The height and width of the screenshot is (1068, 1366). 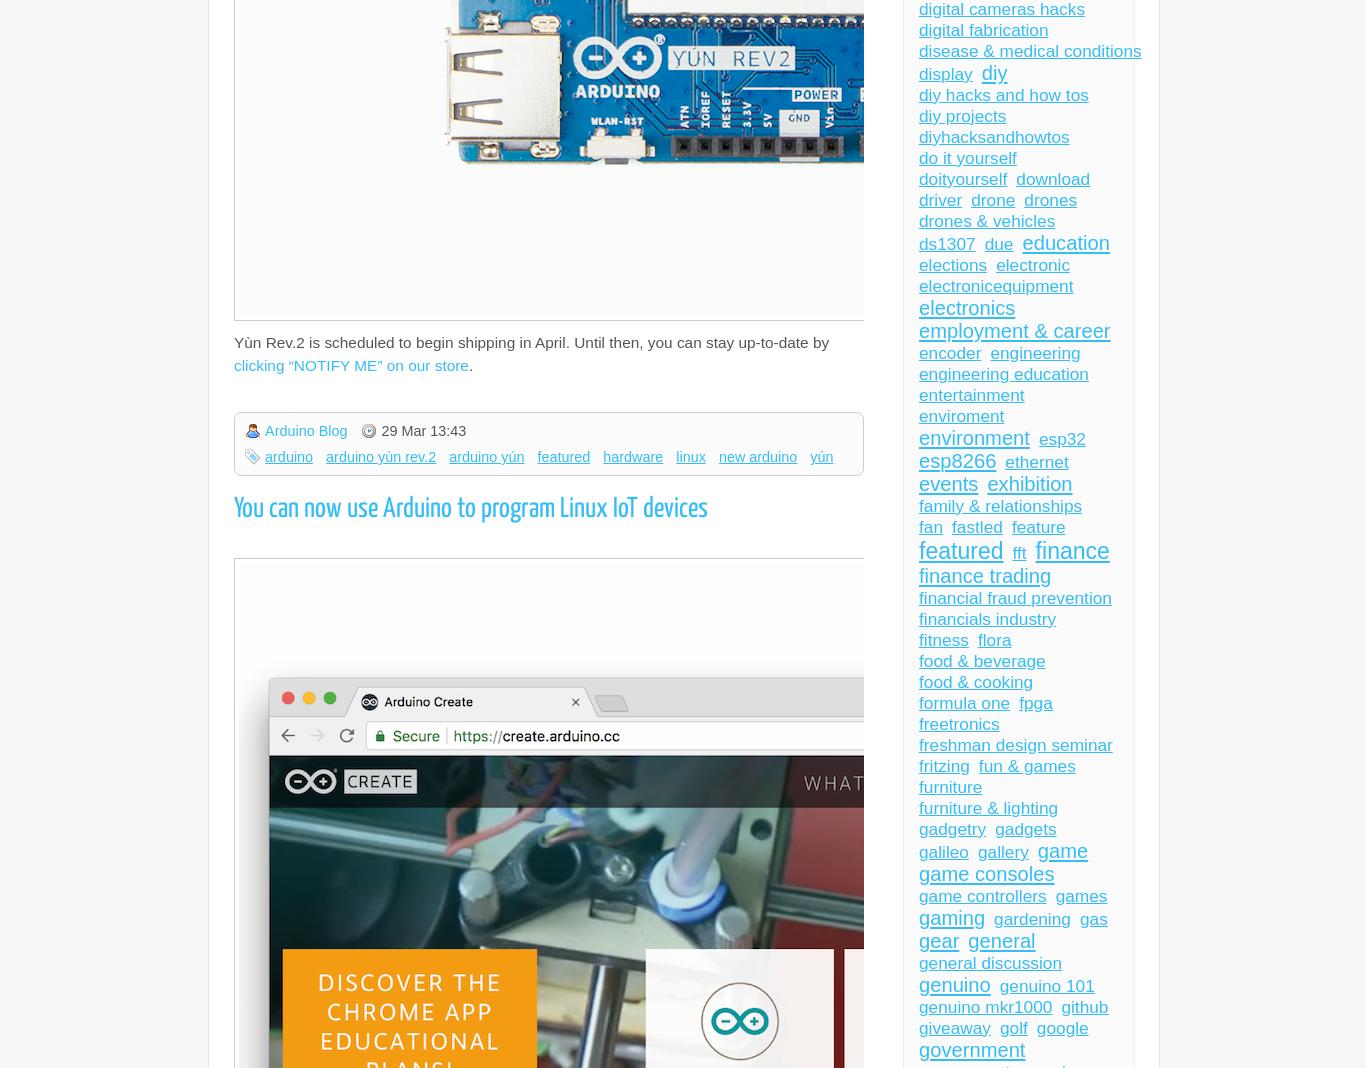 What do you see at coordinates (1091, 918) in the screenshot?
I see `'gas'` at bounding box center [1091, 918].